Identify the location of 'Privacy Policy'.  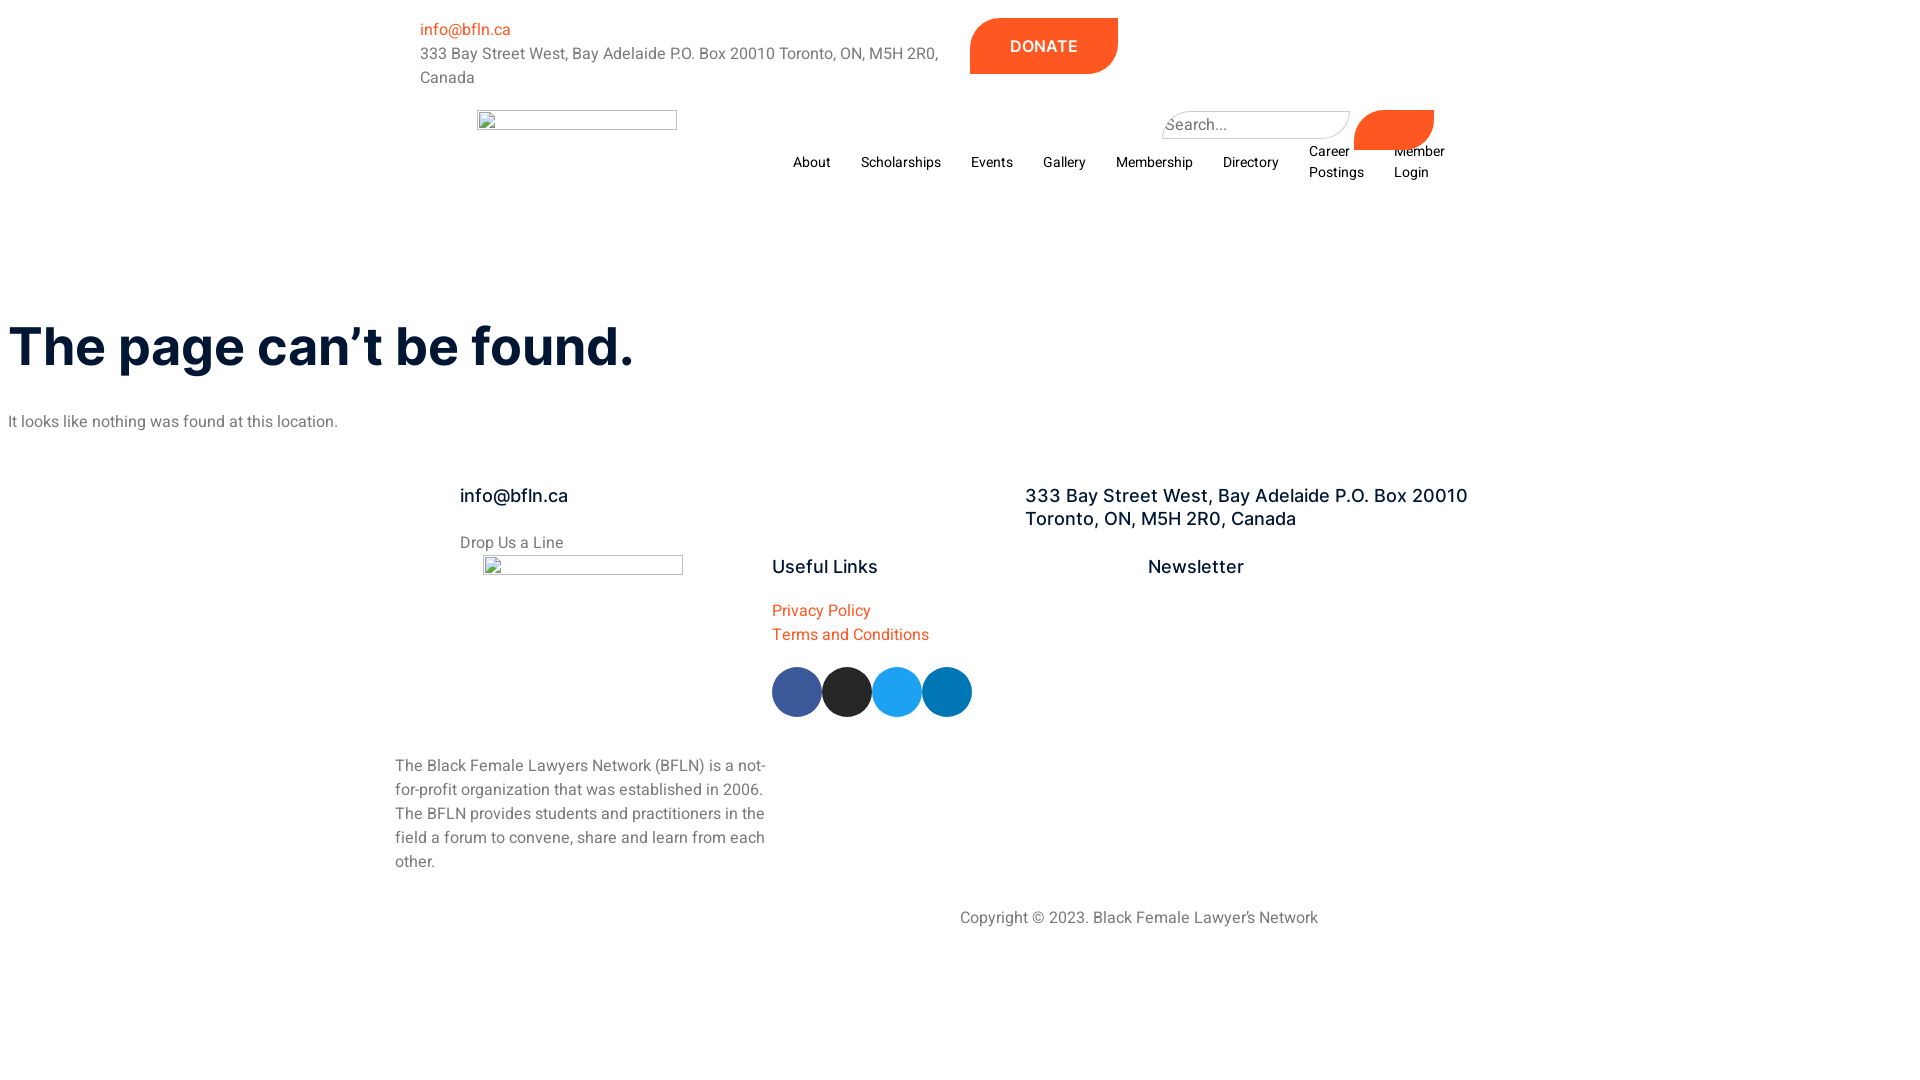
(771, 608).